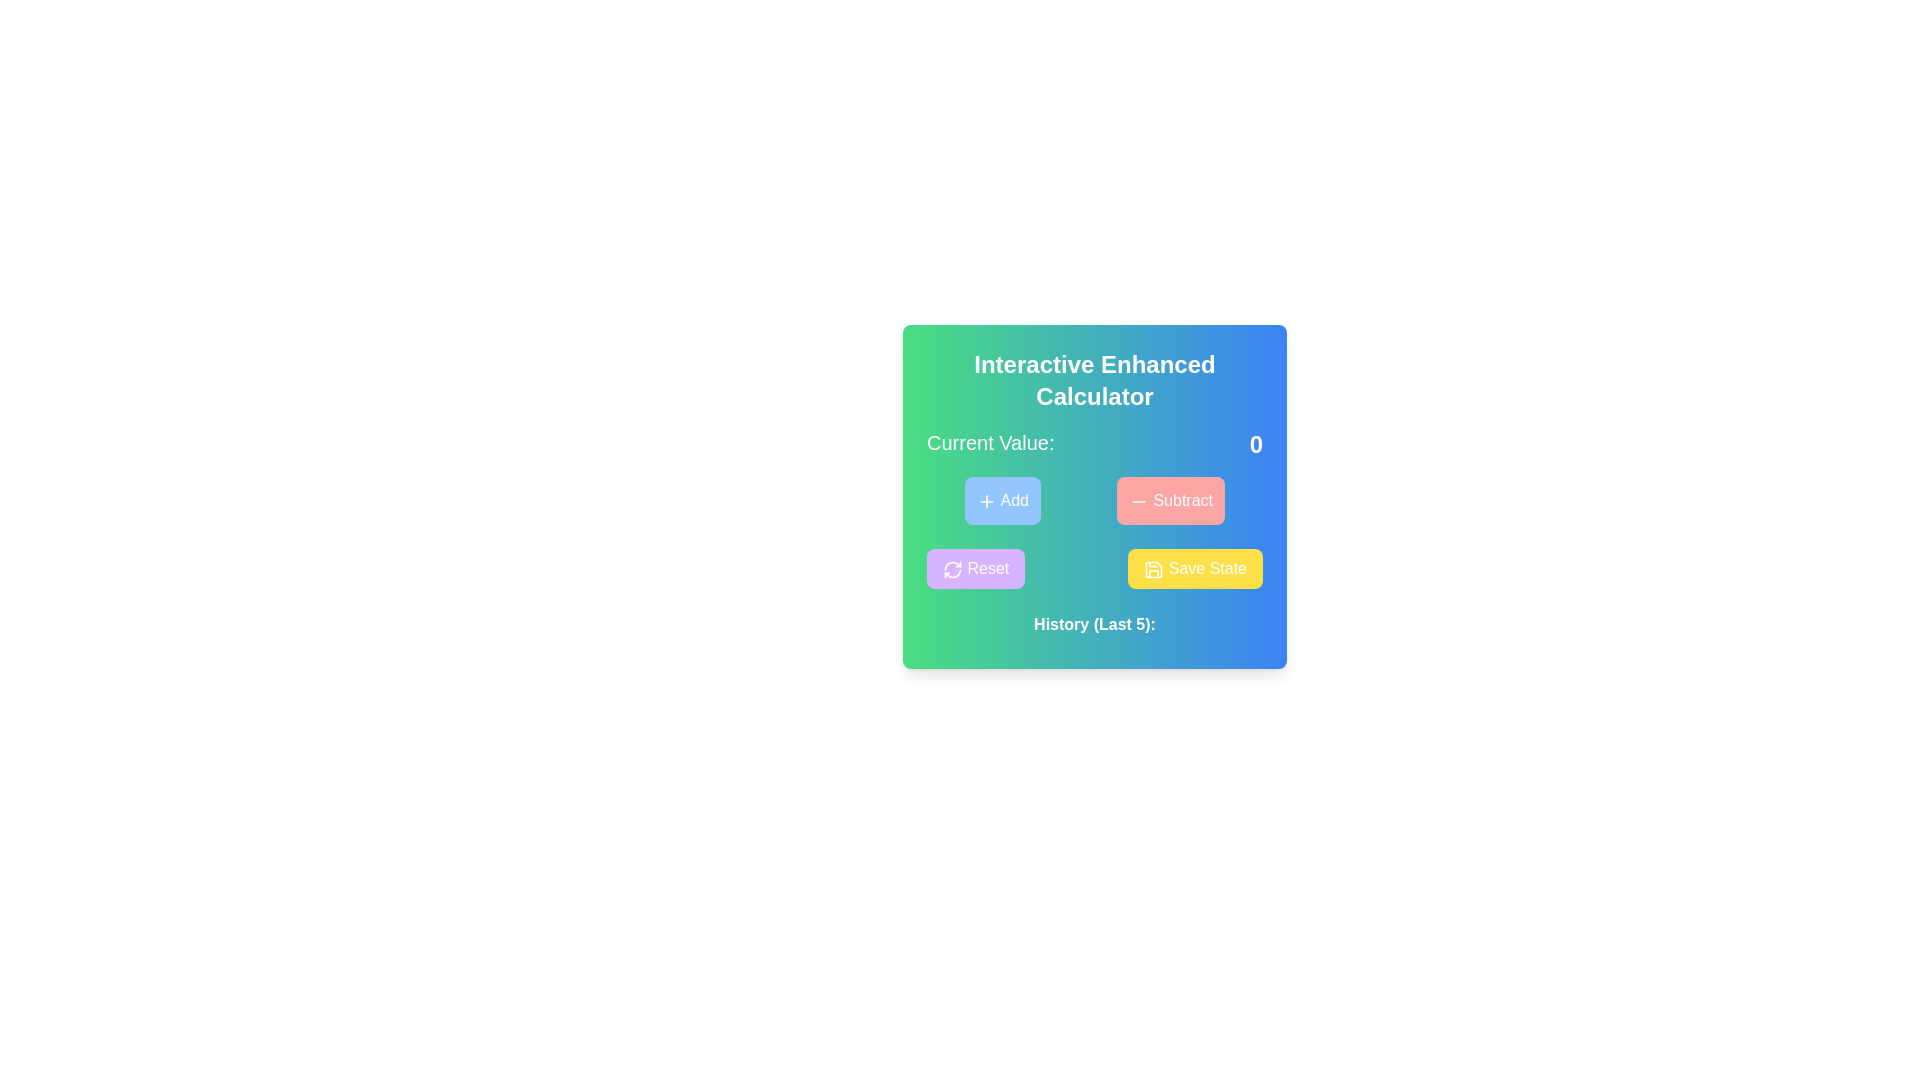 This screenshot has height=1080, width=1920. What do you see at coordinates (1195, 569) in the screenshot?
I see `the save button located to the right of the purple 'Reset' button at the bottom of the interactive calculator interface` at bounding box center [1195, 569].